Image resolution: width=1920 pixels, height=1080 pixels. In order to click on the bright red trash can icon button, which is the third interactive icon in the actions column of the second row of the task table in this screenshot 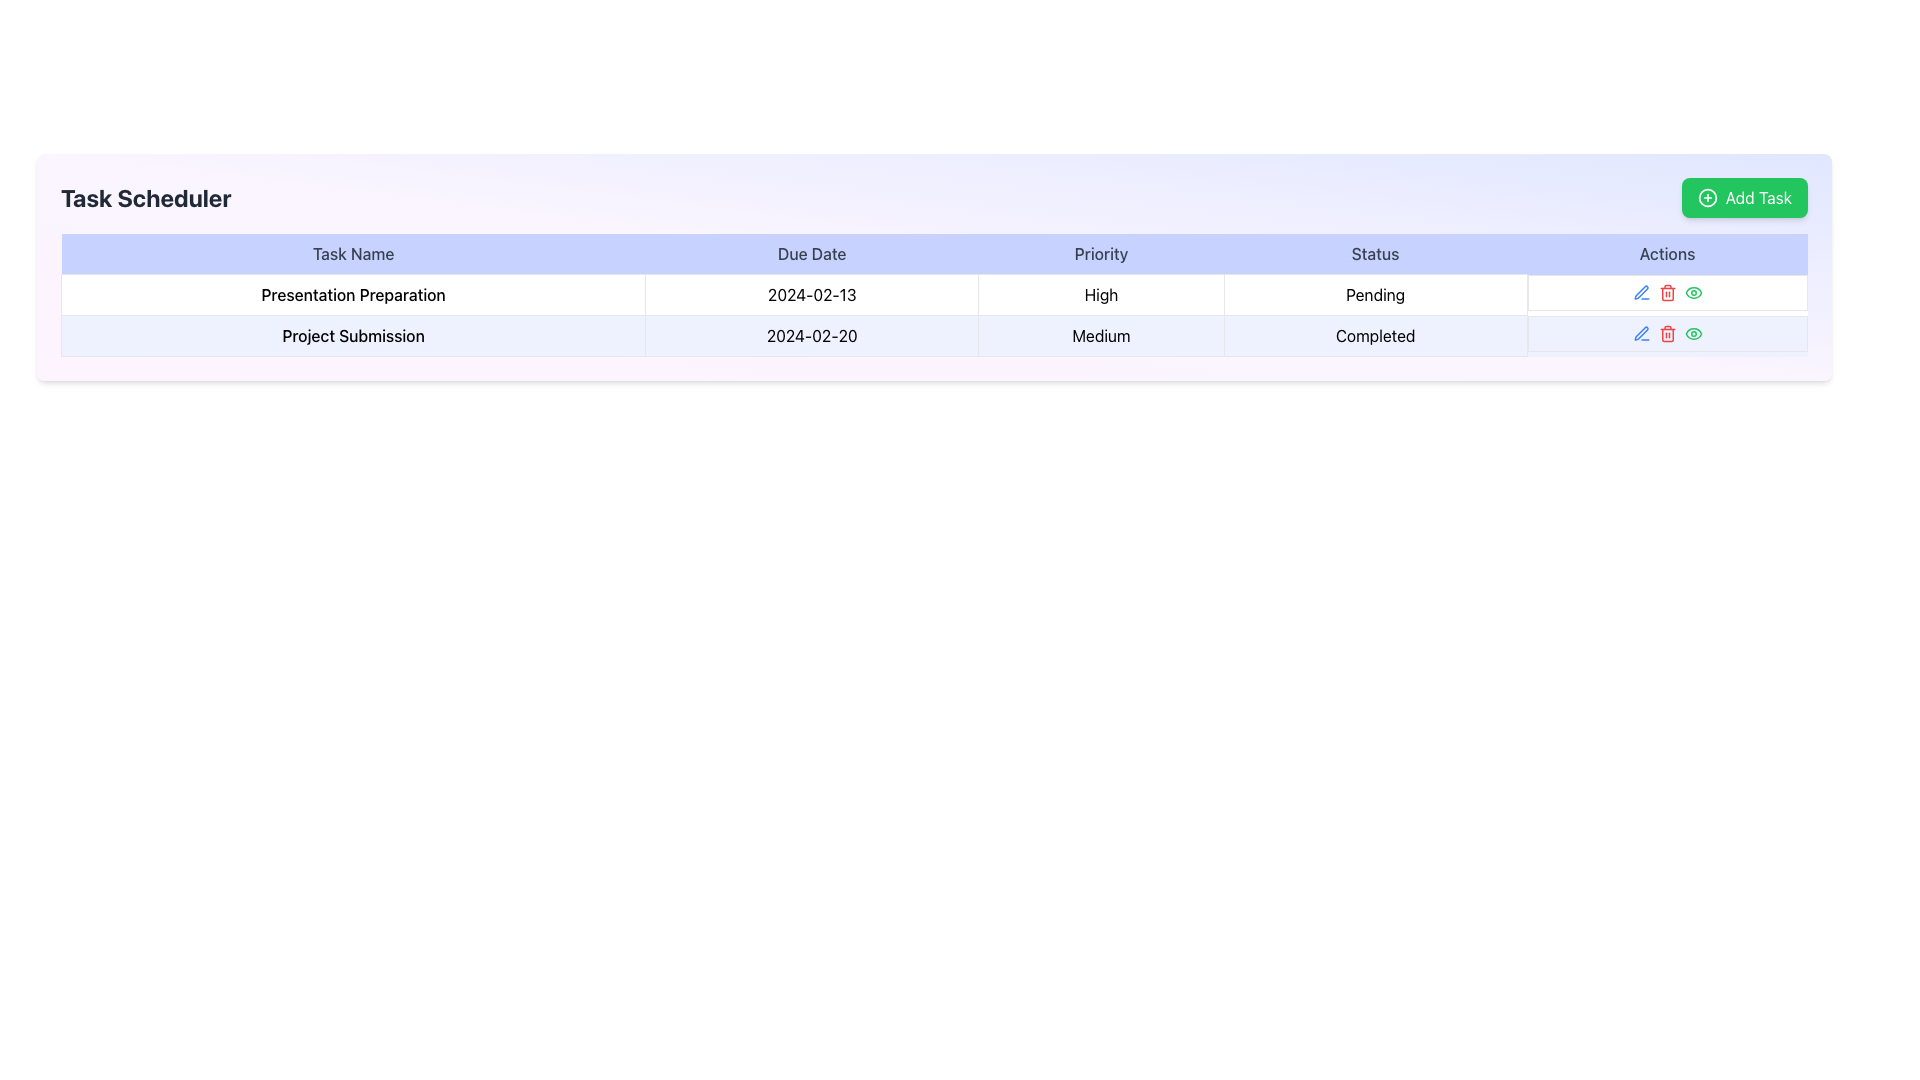, I will do `click(1667, 332)`.